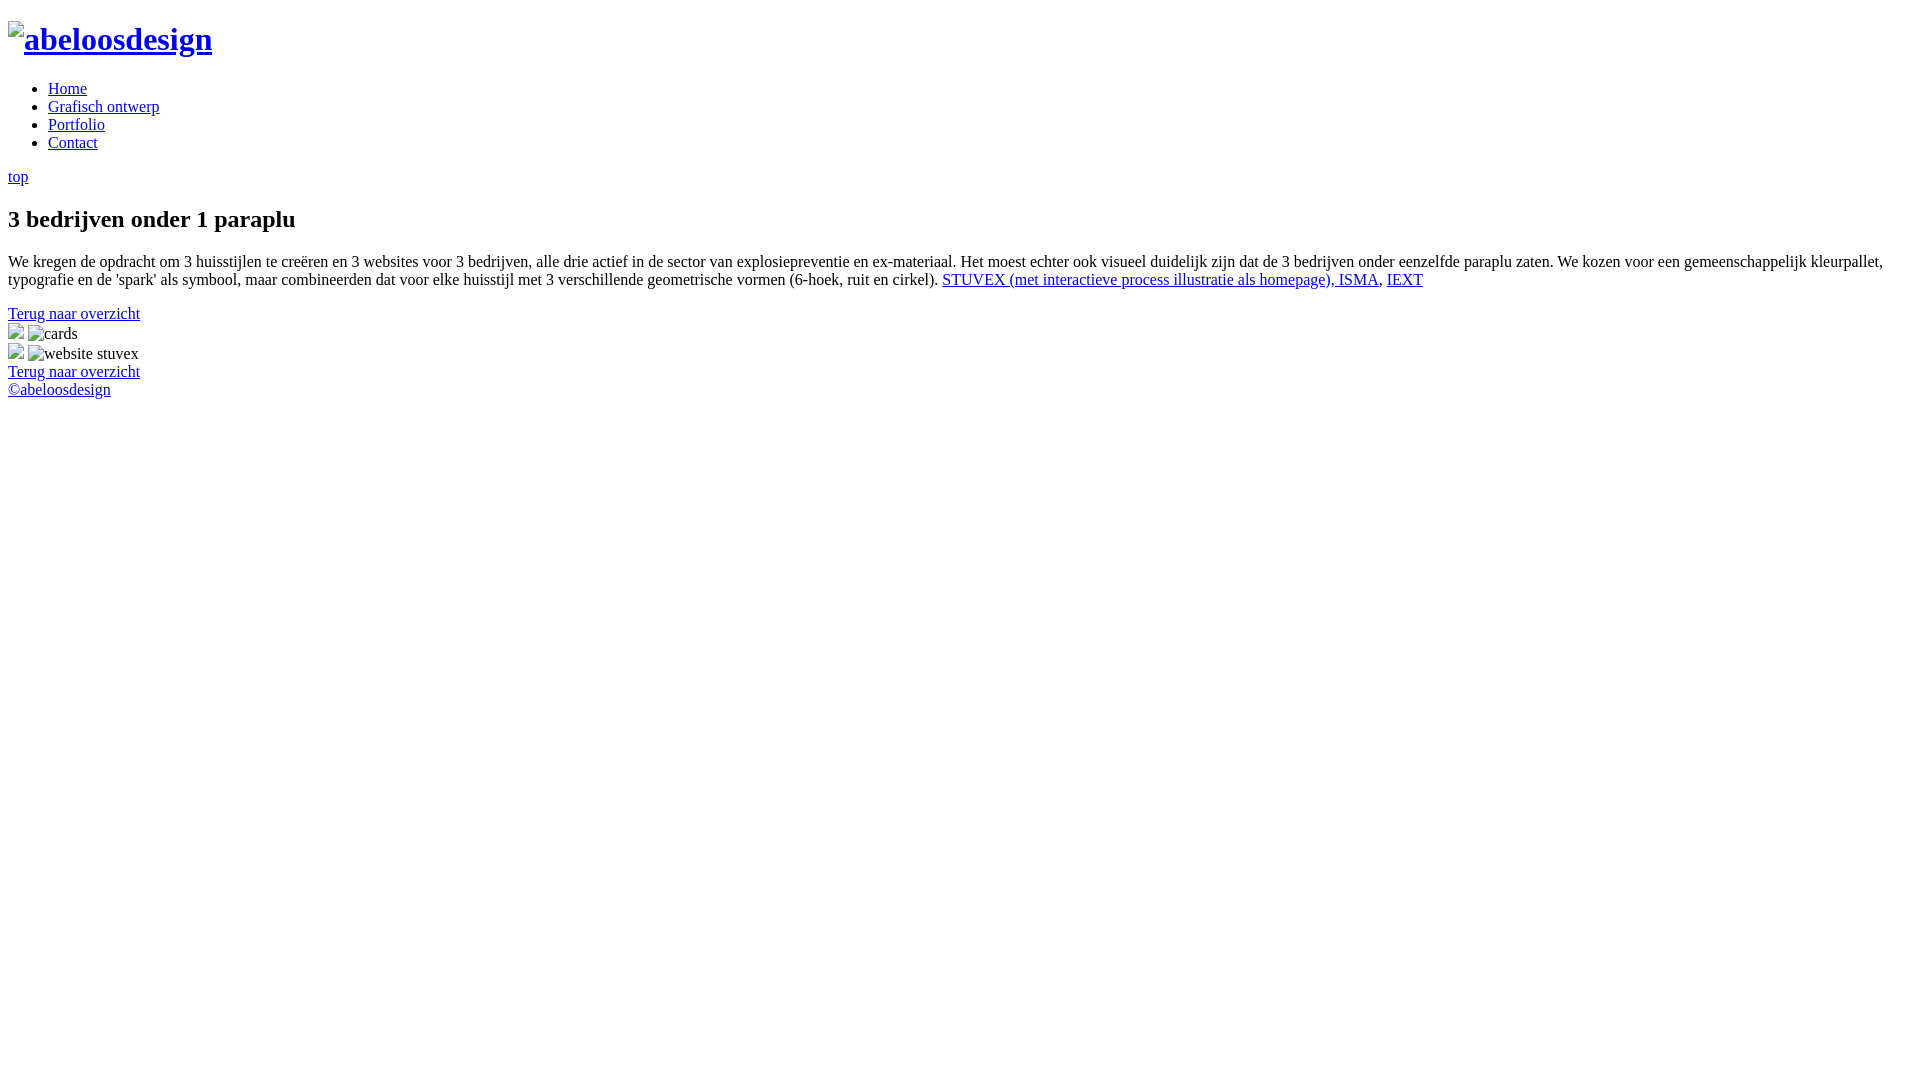 This screenshot has height=1080, width=1920. I want to click on 'home', so click(109, 38).